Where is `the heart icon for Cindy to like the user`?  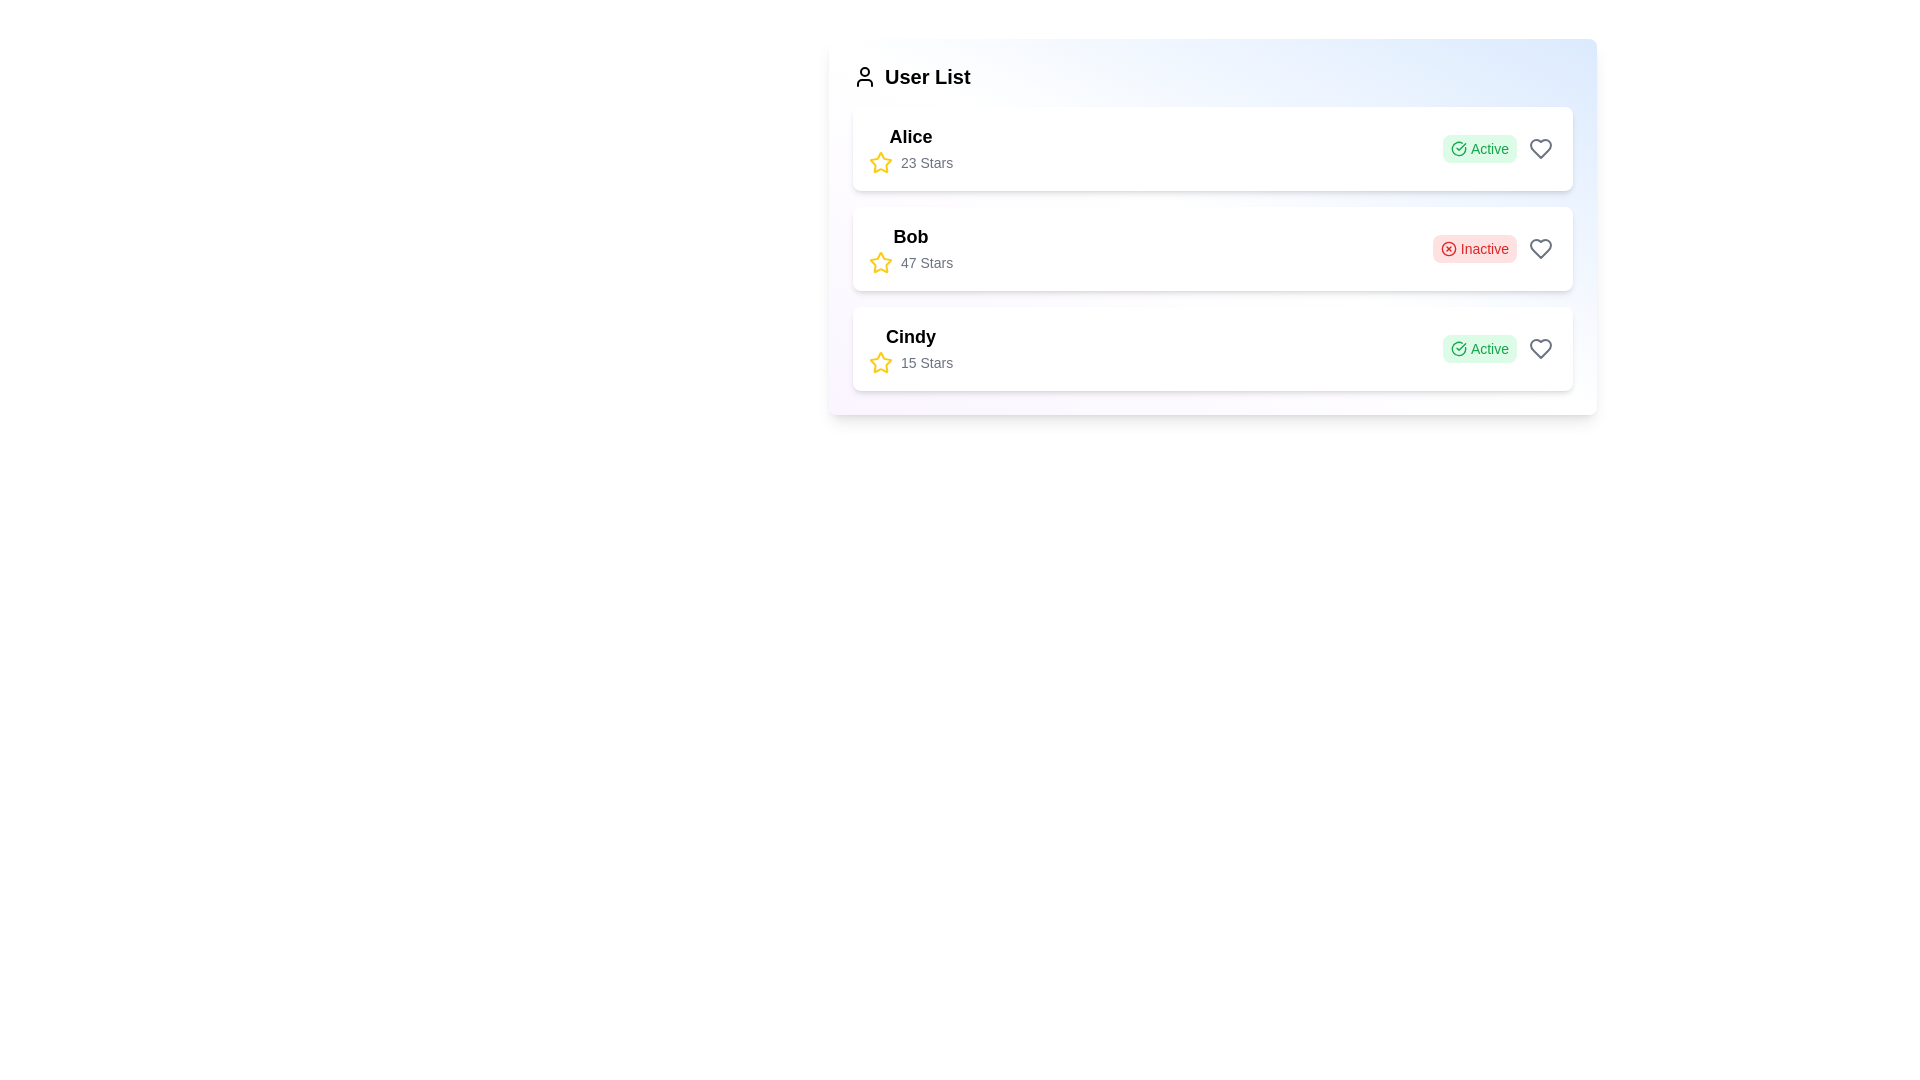
the heart icon for Cindy to like the user is located at coordinates (1539, 347).